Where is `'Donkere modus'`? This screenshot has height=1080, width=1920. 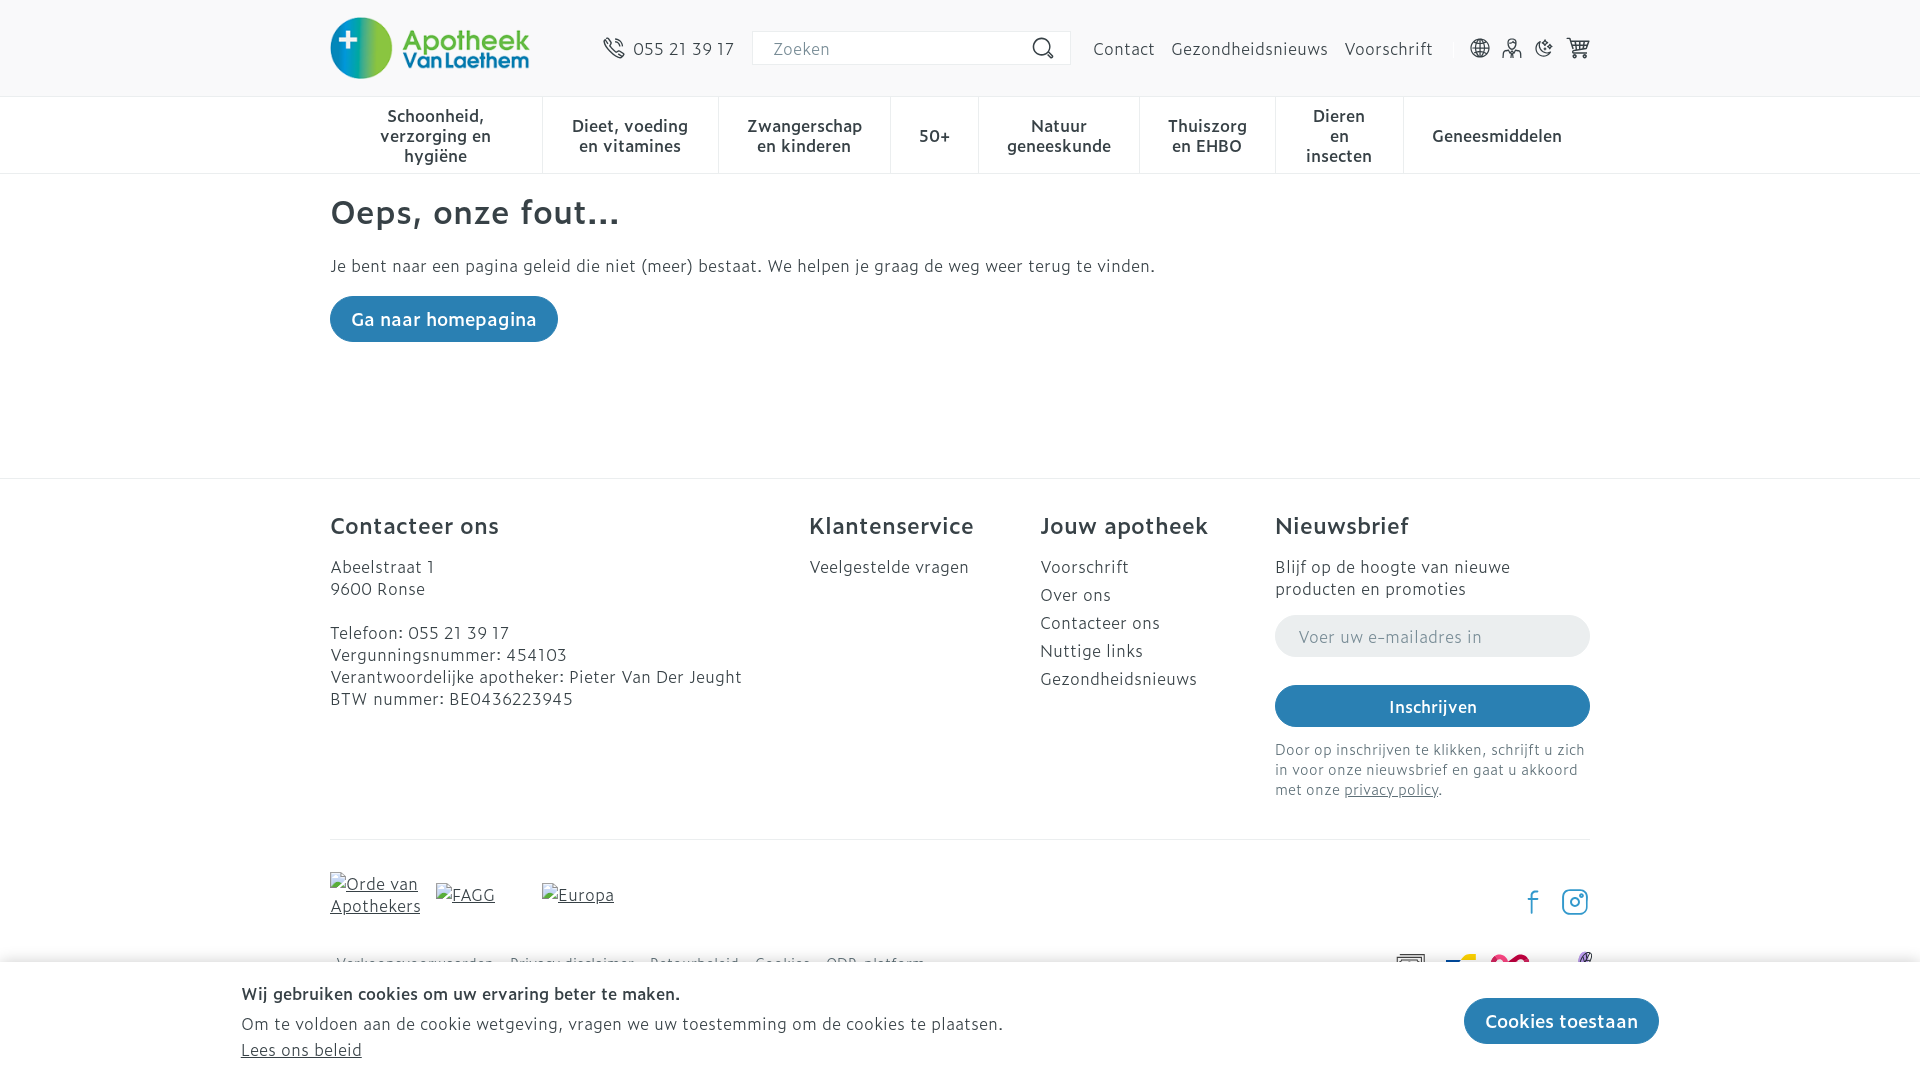 'Donkere modus' is located at coordinates (1543, 46).